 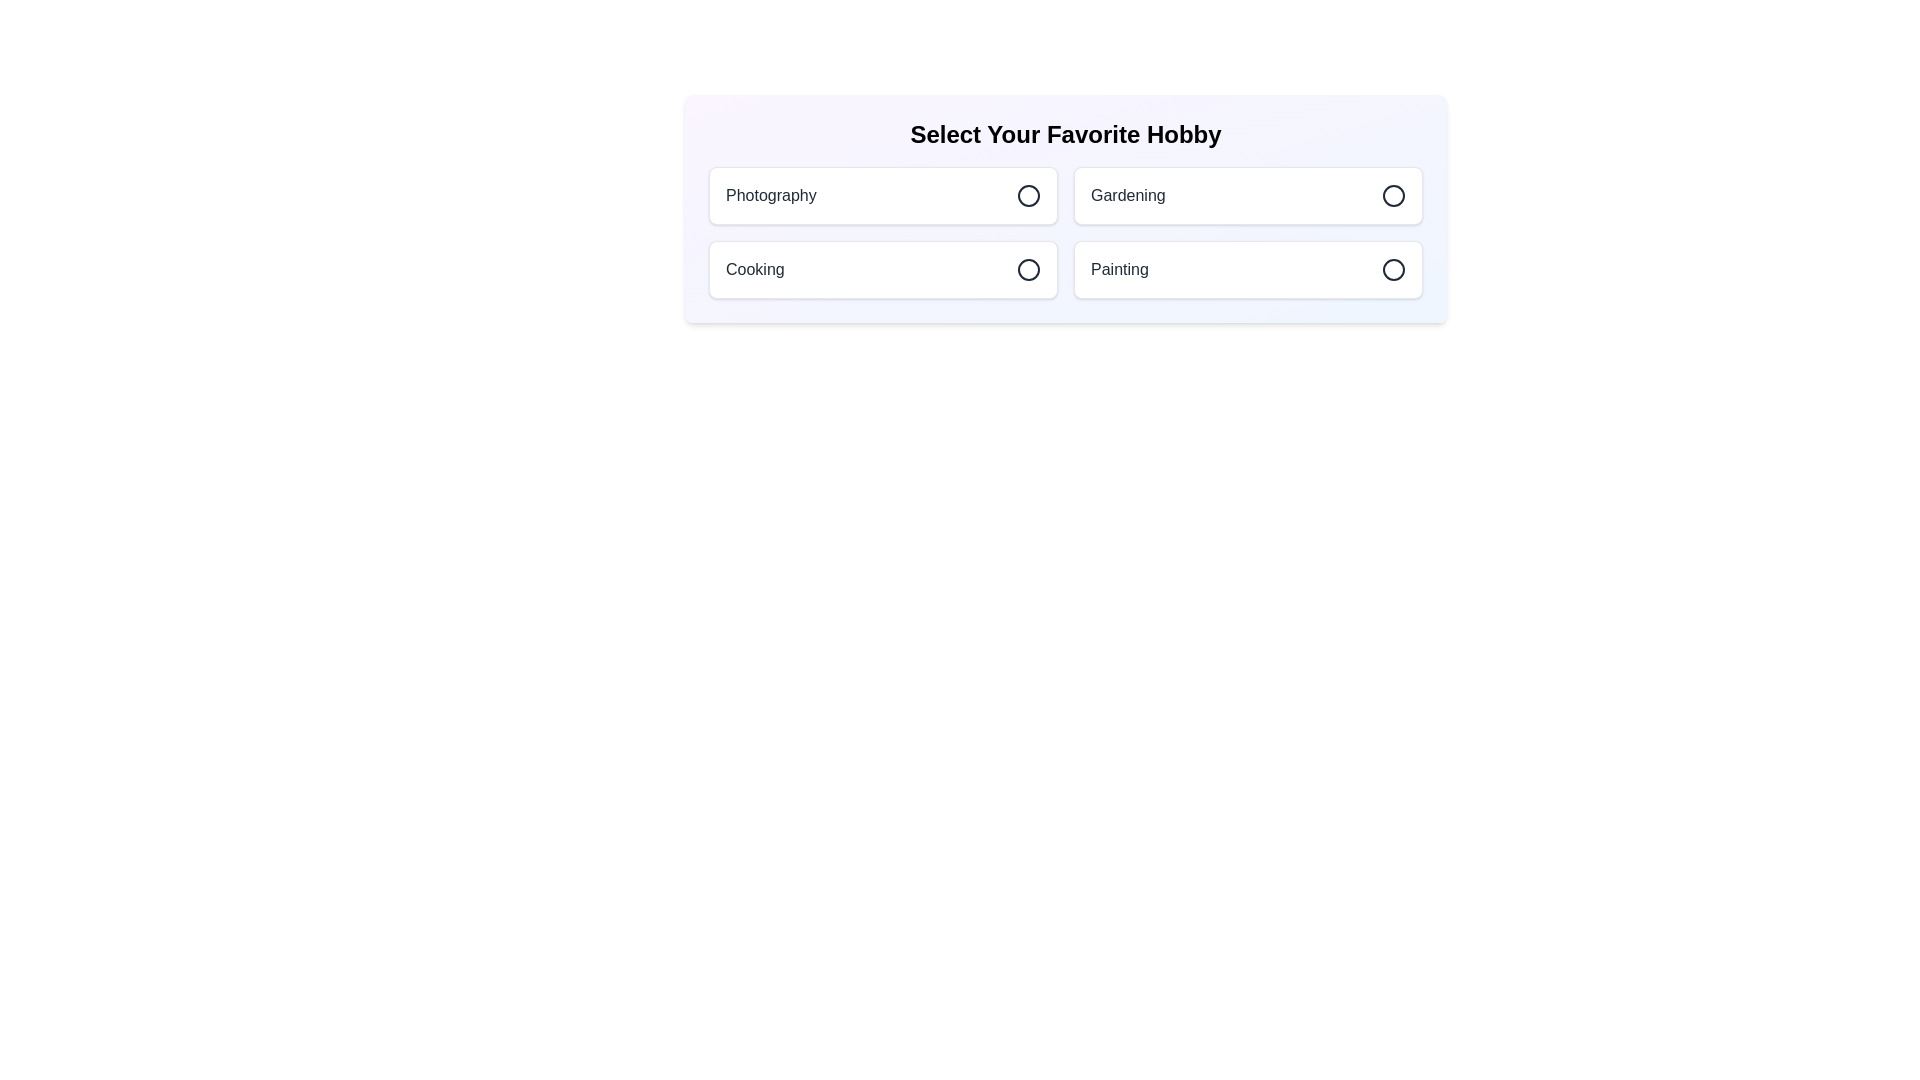 I want to click on the Gardening radio button, so click(x=1392, y=196).